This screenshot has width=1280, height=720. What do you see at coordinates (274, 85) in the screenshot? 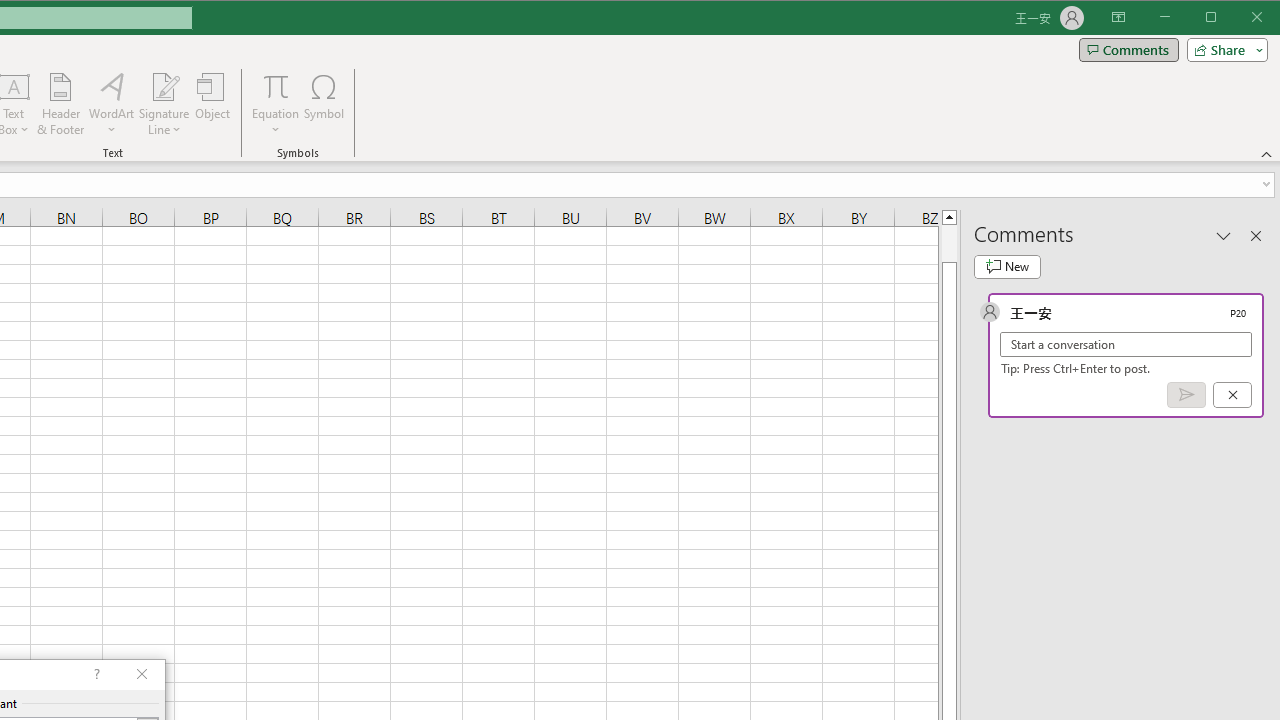
I see `'Equation'` at bounding box center [274, 85].